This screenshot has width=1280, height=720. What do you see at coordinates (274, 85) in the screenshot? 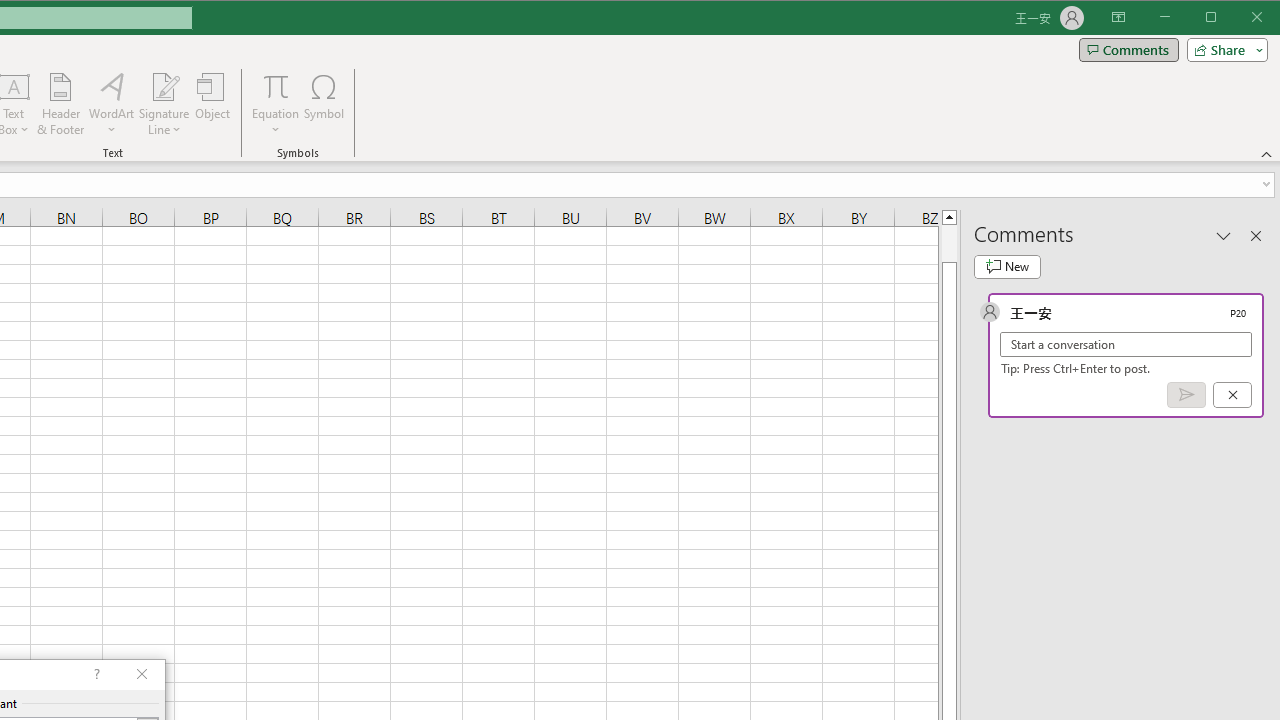
I see `'Equation'` at bounding box center [274, 85].